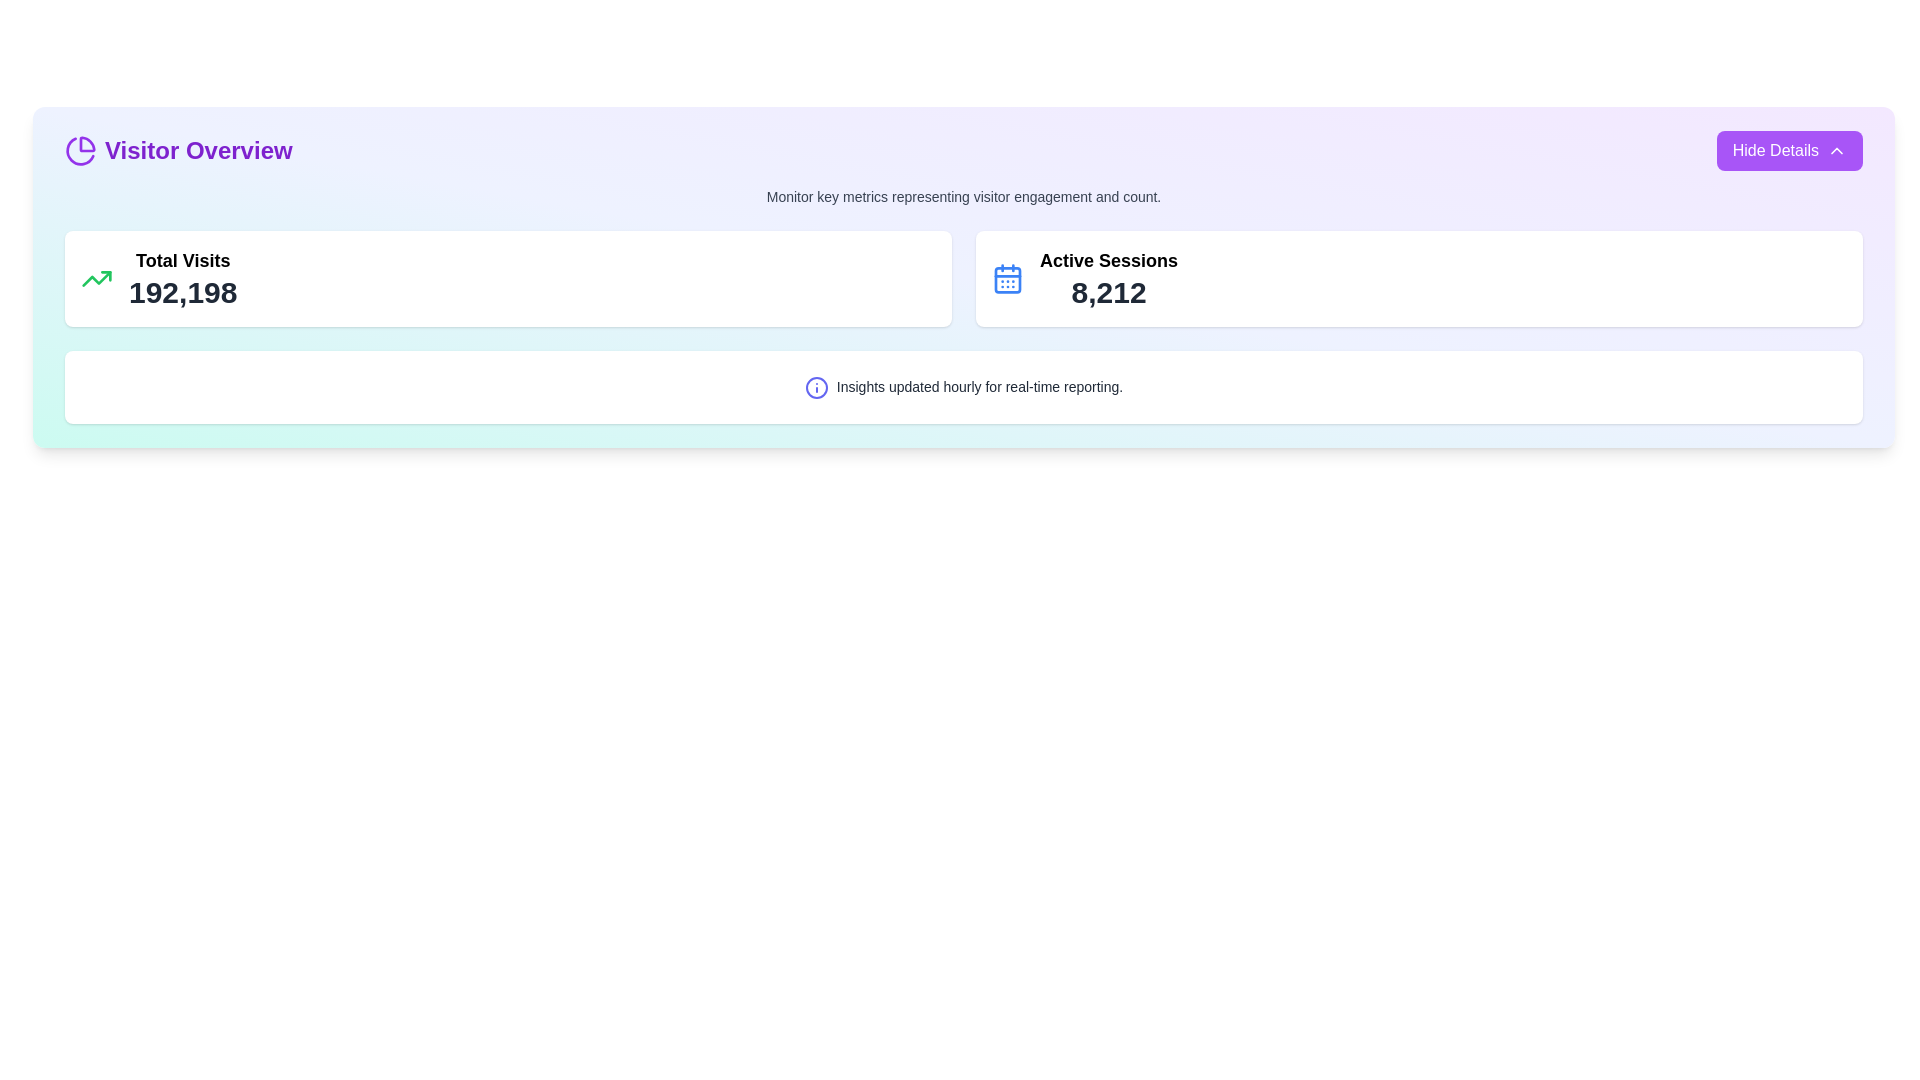  I want to click on the informational panel that contains an indigo icon and the message 'Insights updated hourly for real-time reporting.' located below the 'Total Visits' and 'Active Sessions' sections, so click(964, 386).